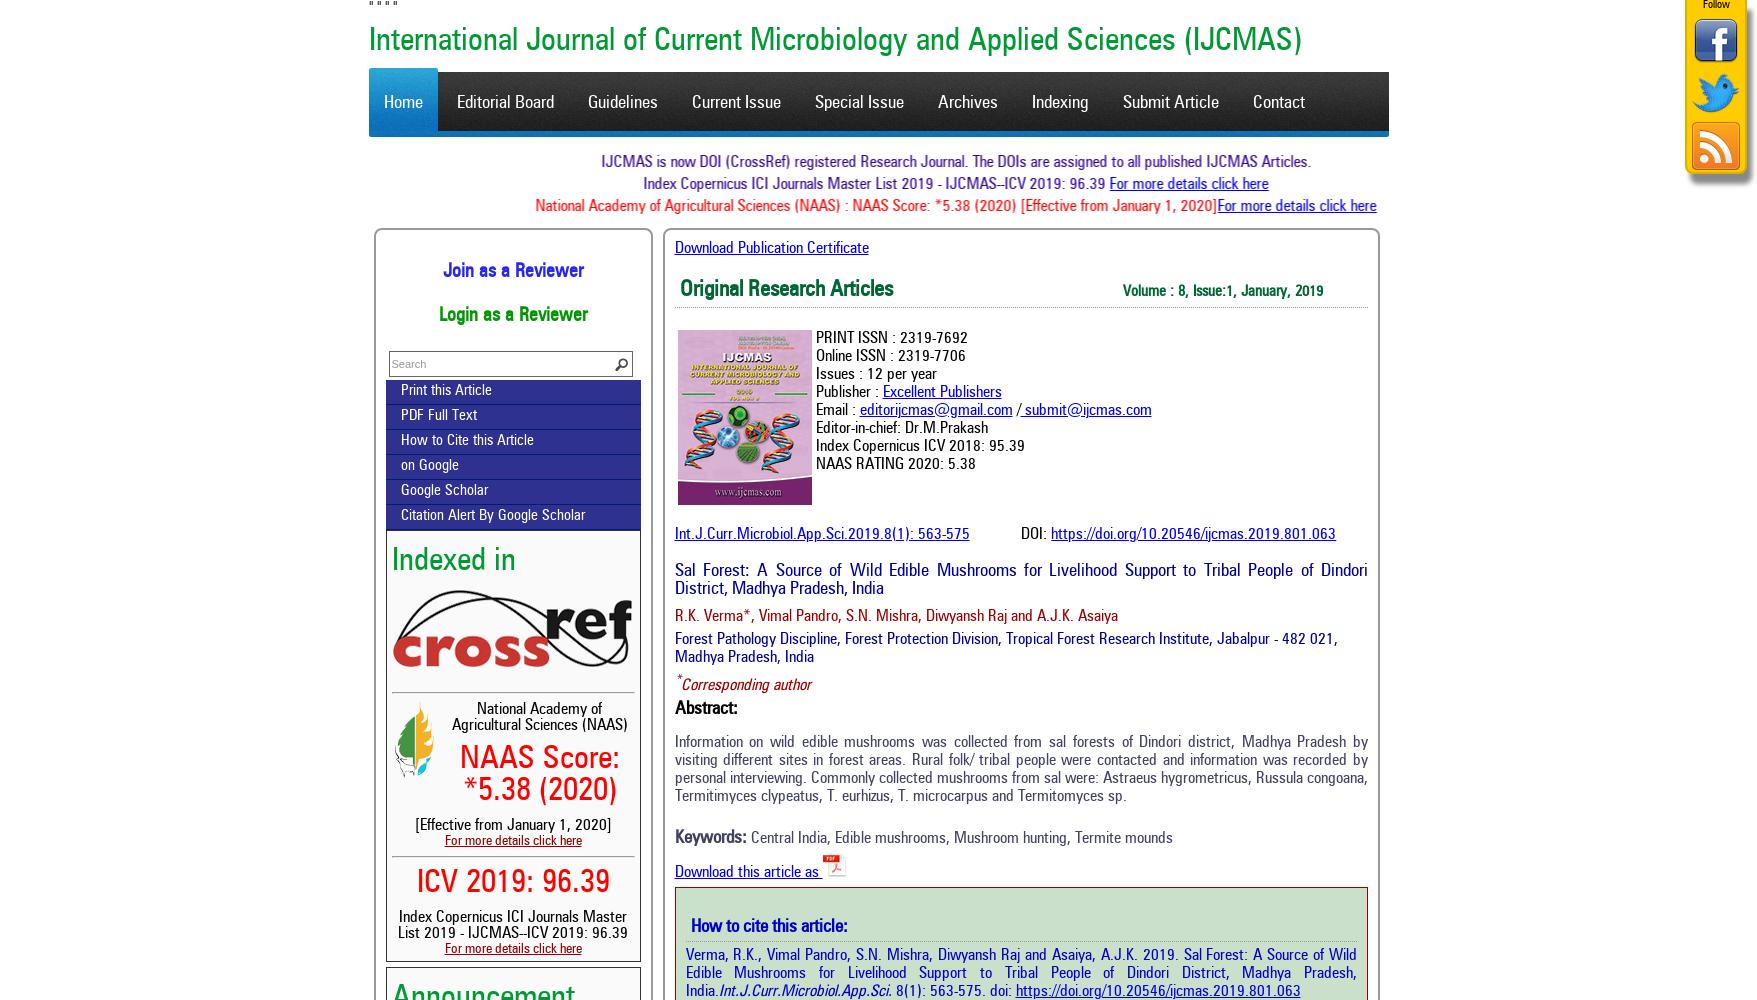 Image resolution: width=1757 pixels, height=1000 pixels. Describe the element at coordinates (899, 290) in the screenshot. I see `'Original Research Articles'` at that location.